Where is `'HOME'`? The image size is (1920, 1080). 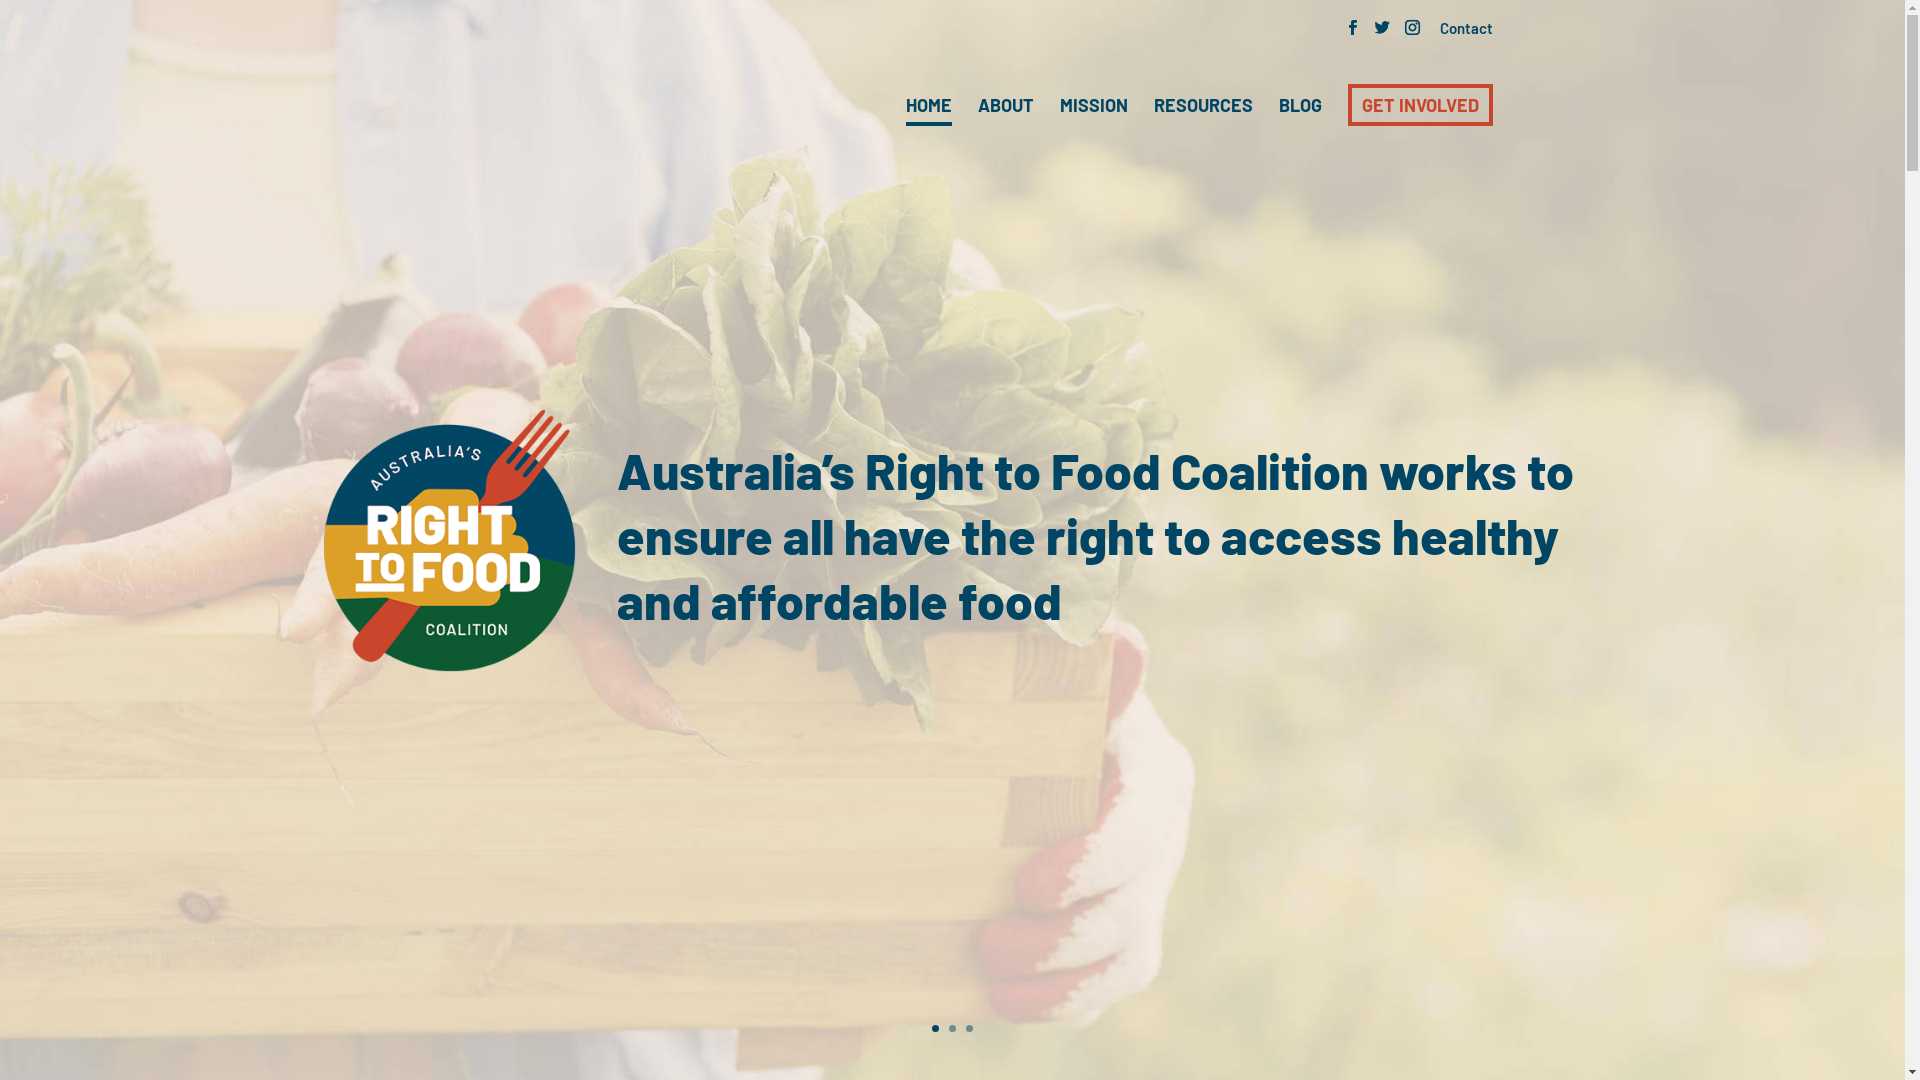
'HOME' is located at coordinates (905, 107).